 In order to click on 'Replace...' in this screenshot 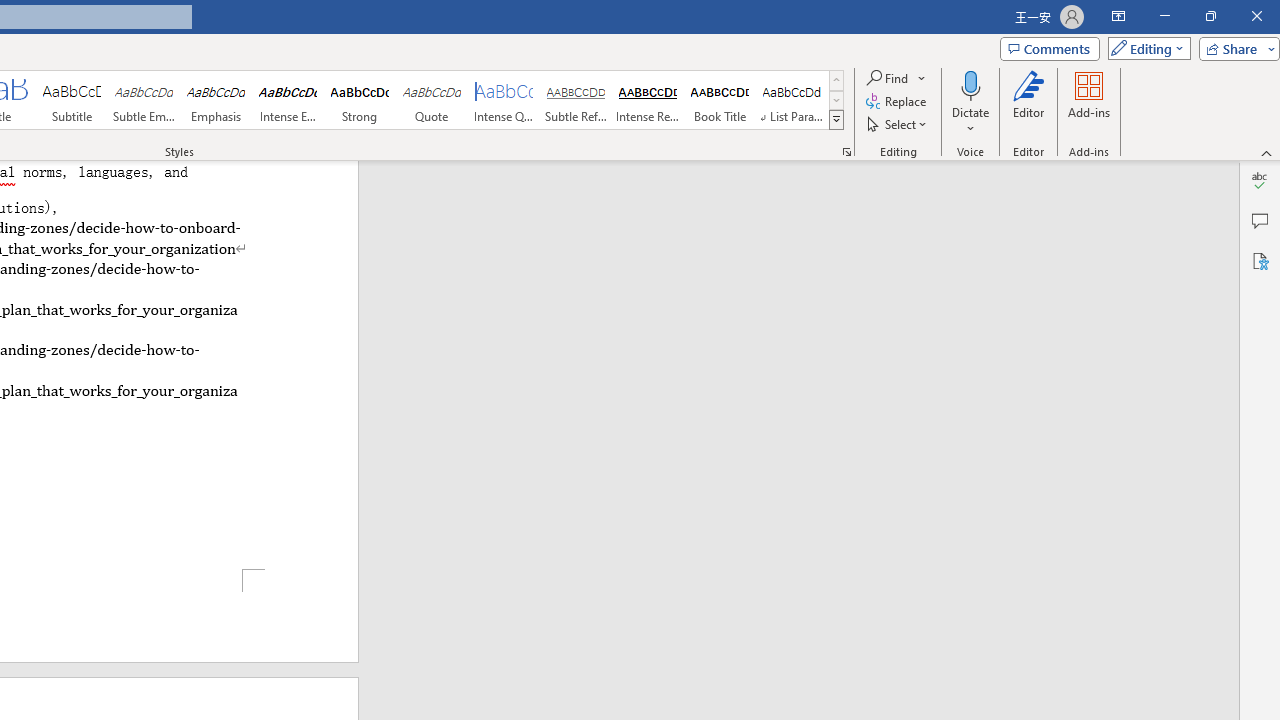, I will do `click(896, 101)`.